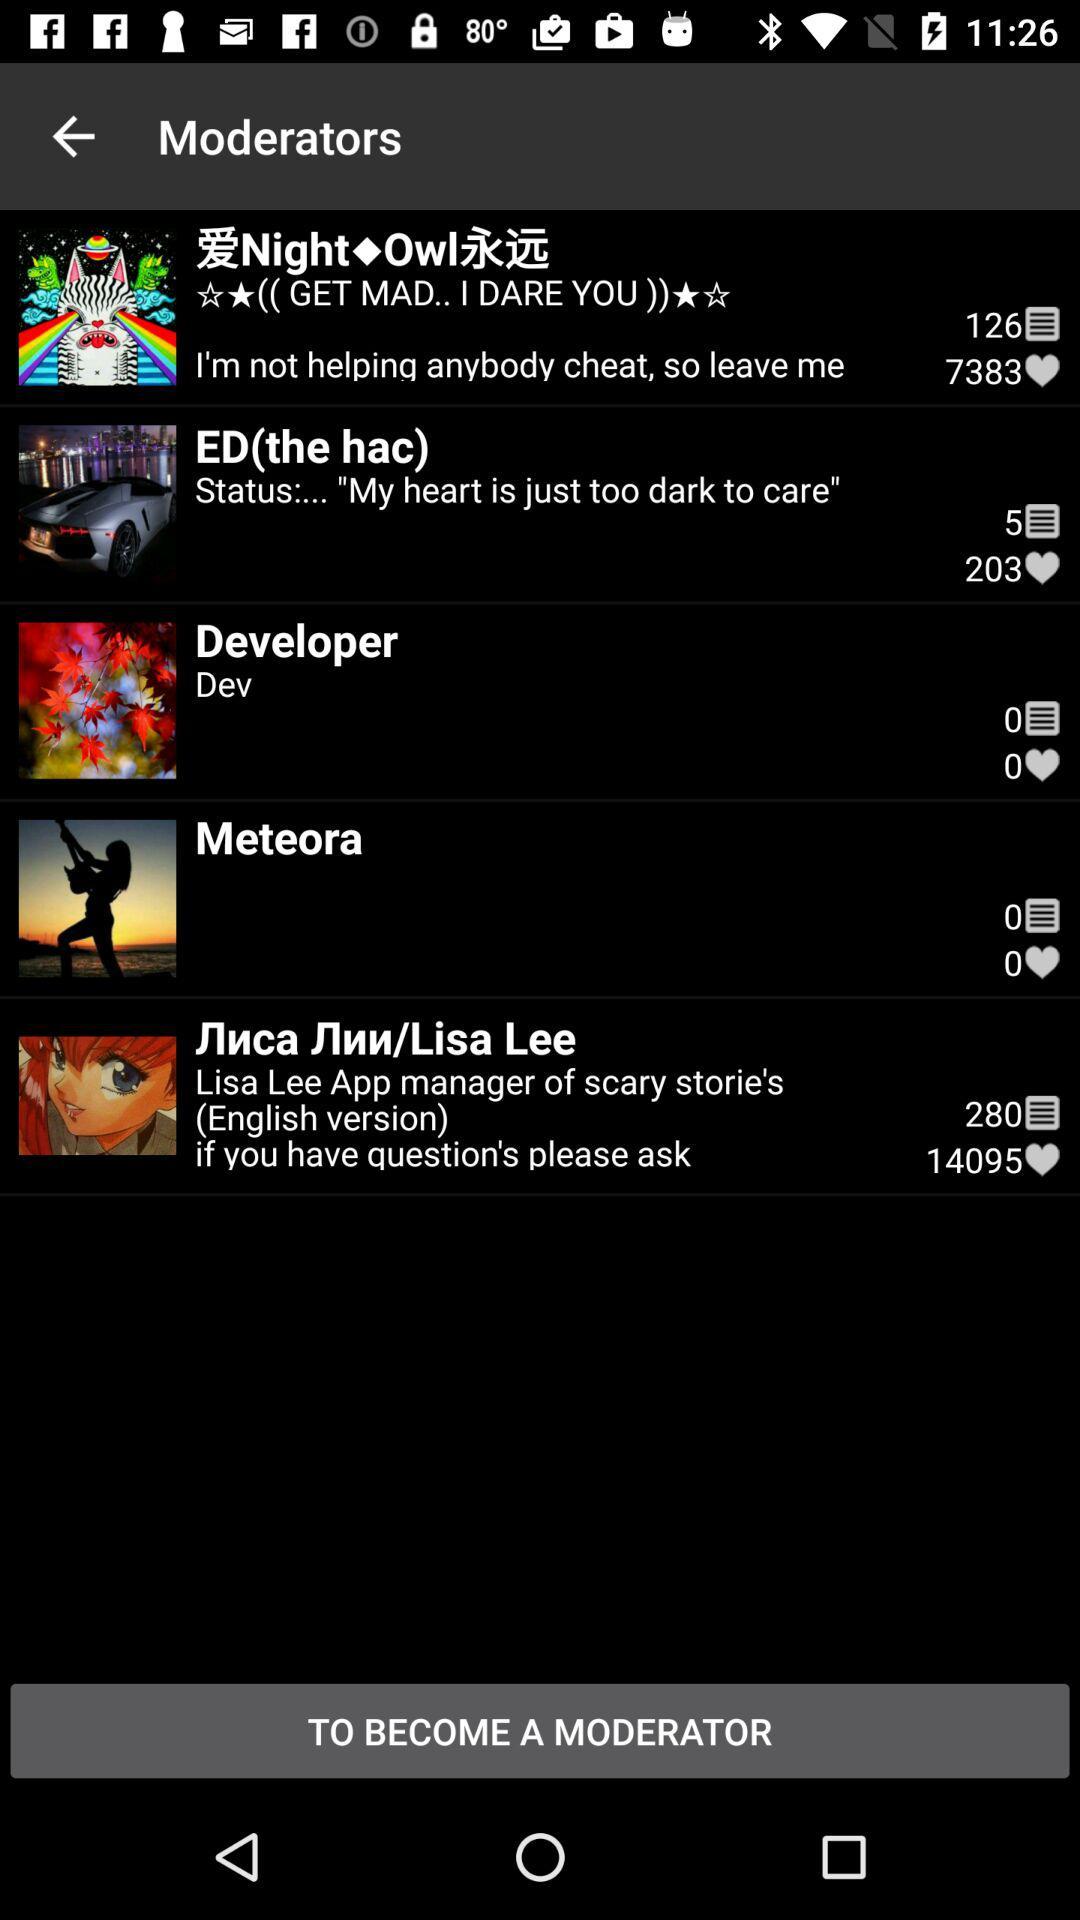 The image size is (1080, 1920). What do you see at coordinates (1041, 1159) in the screenshot?
I see `icon above the to become a icon` at bounding box center [1041, 1159].